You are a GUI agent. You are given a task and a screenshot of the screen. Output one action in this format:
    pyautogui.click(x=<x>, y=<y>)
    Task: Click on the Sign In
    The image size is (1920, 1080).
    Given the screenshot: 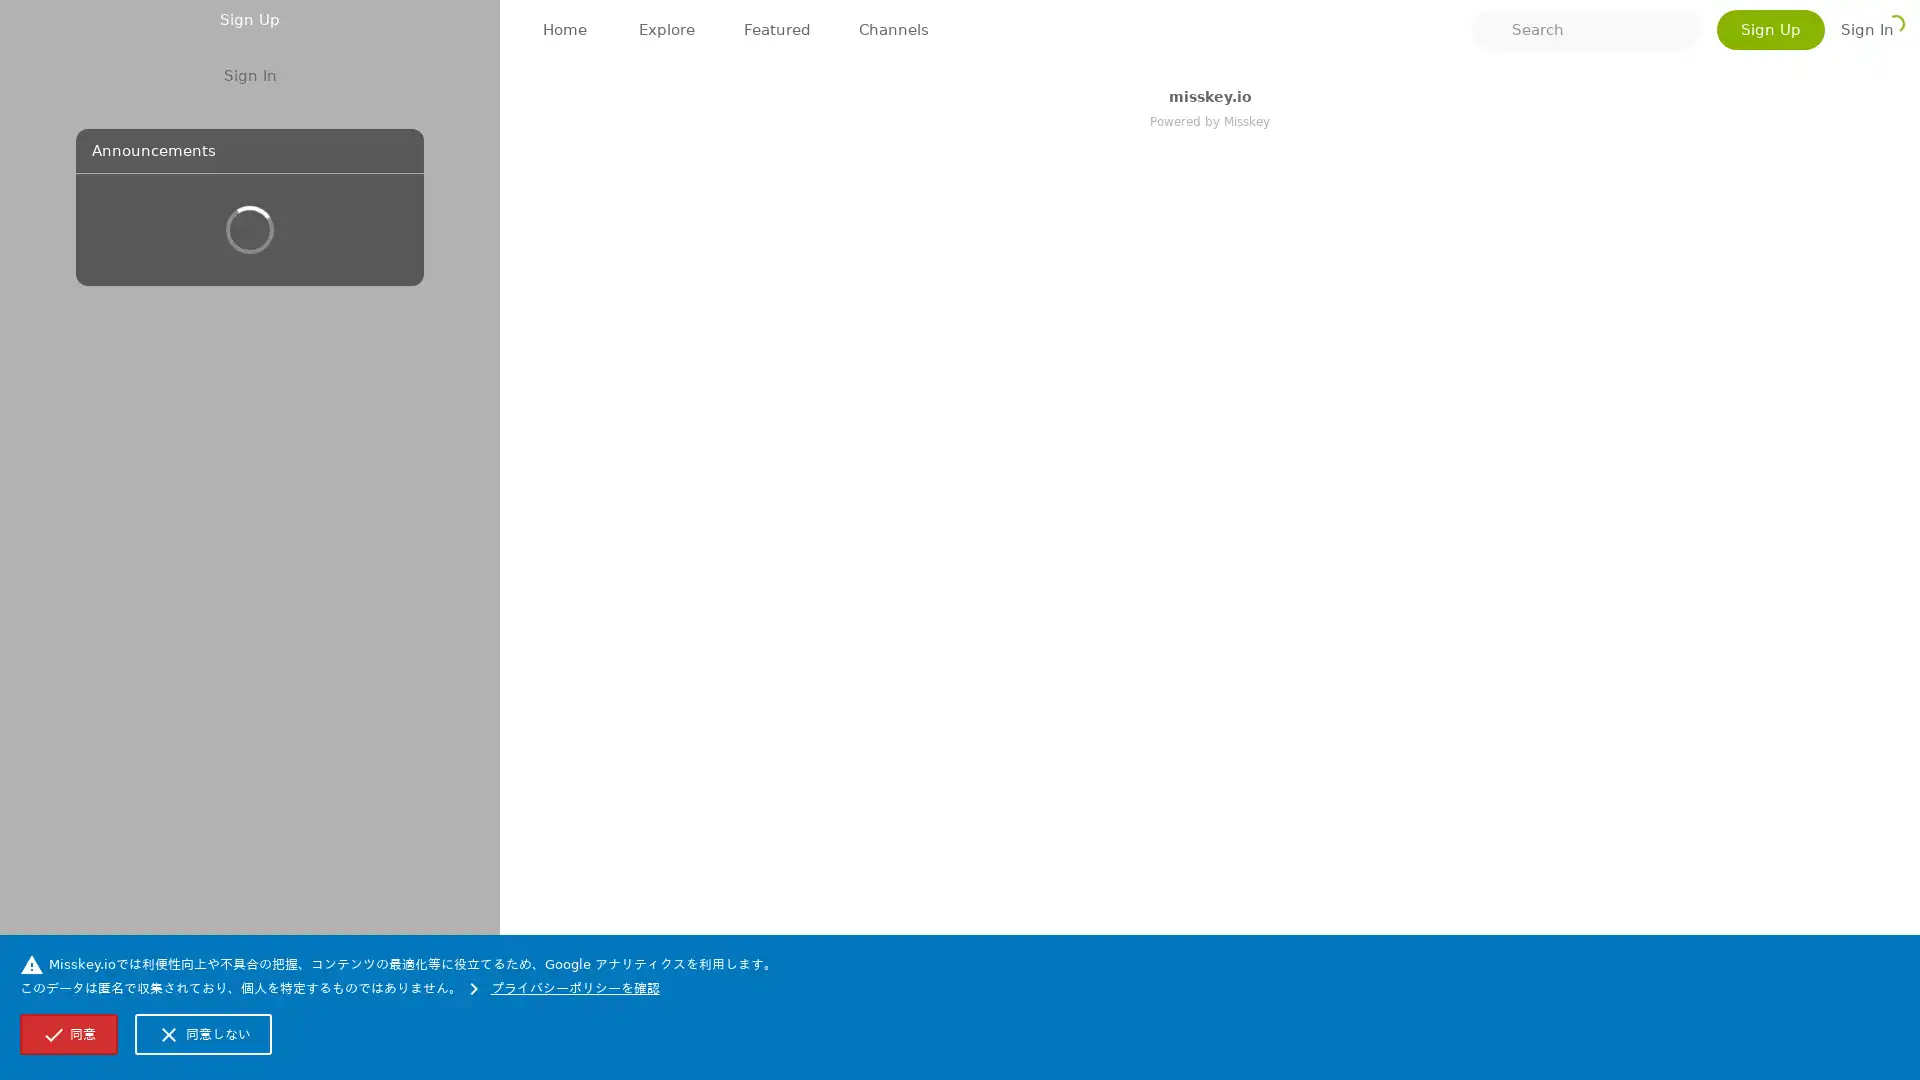 What is the action you would take?
    pyautogui.click(x=248, y=512)
    